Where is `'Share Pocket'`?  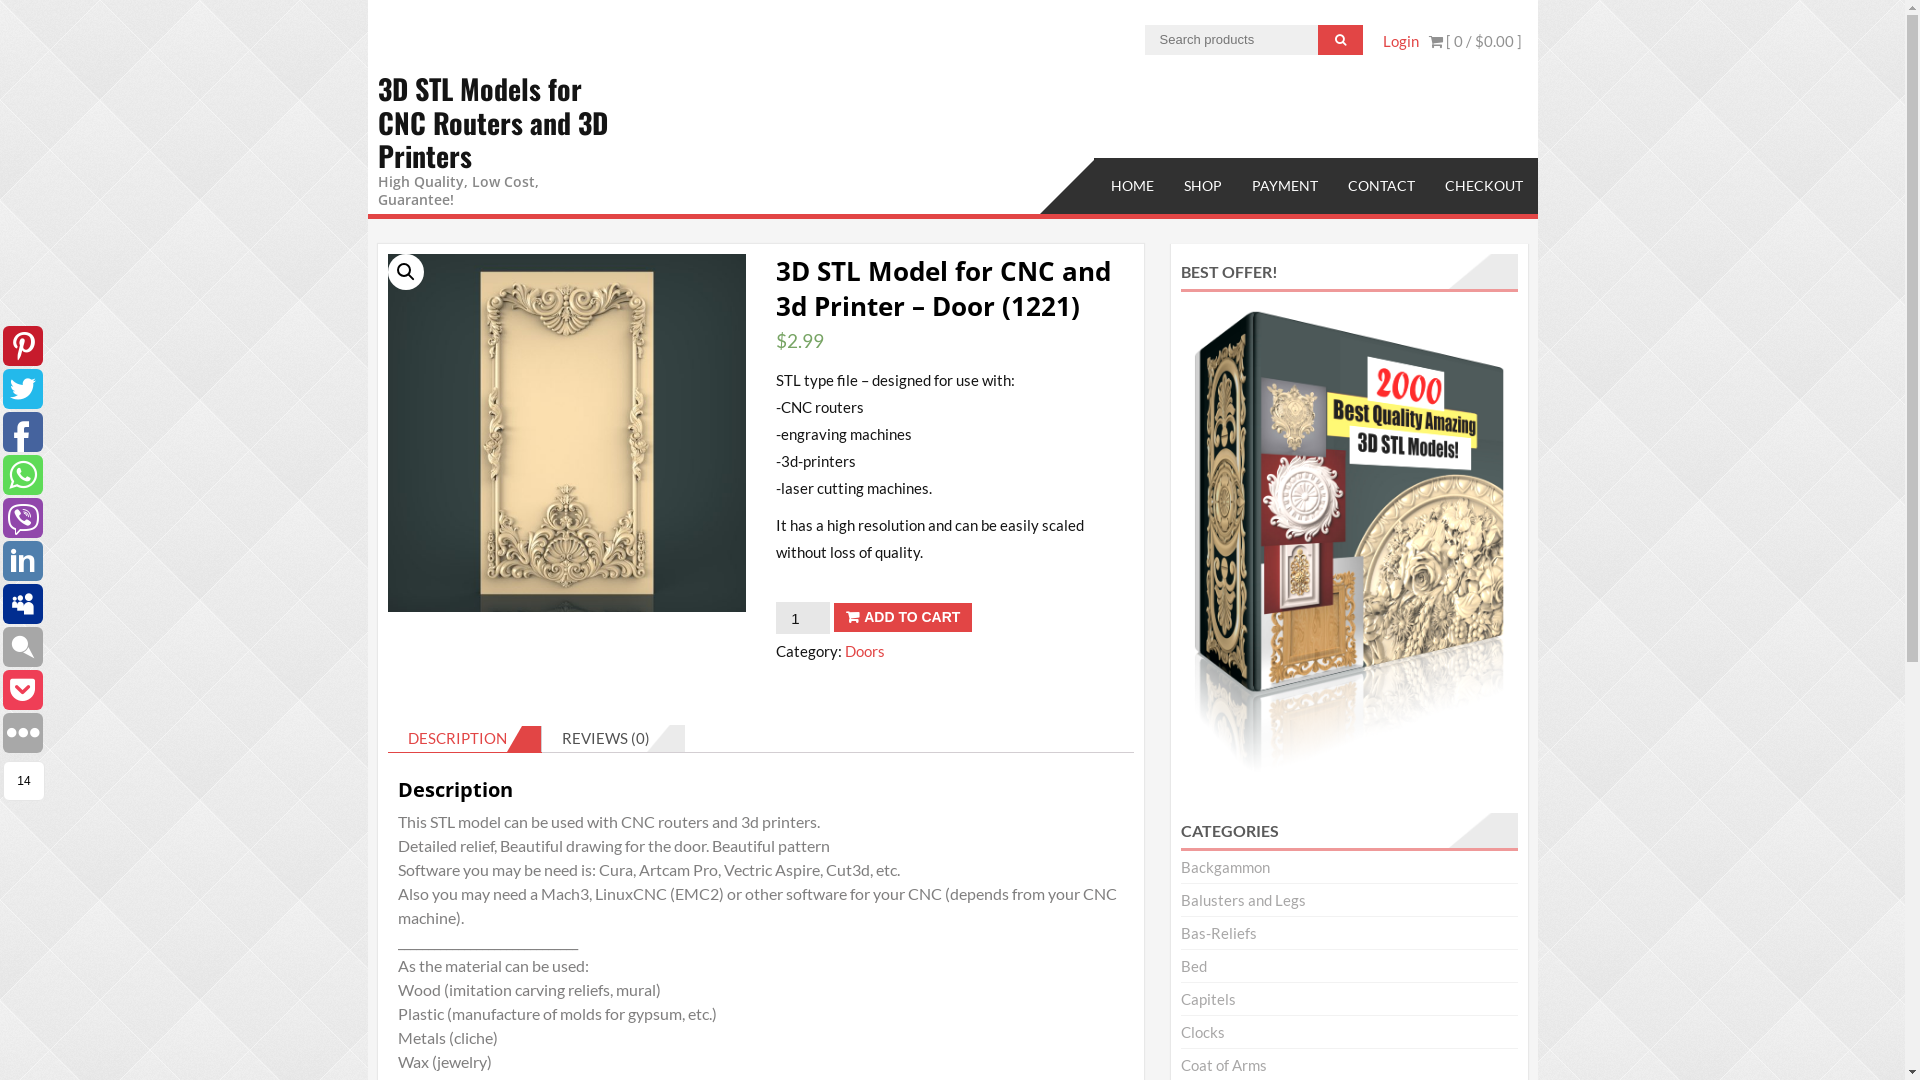 'Share Pocket' is located at coordinates (3, 689).